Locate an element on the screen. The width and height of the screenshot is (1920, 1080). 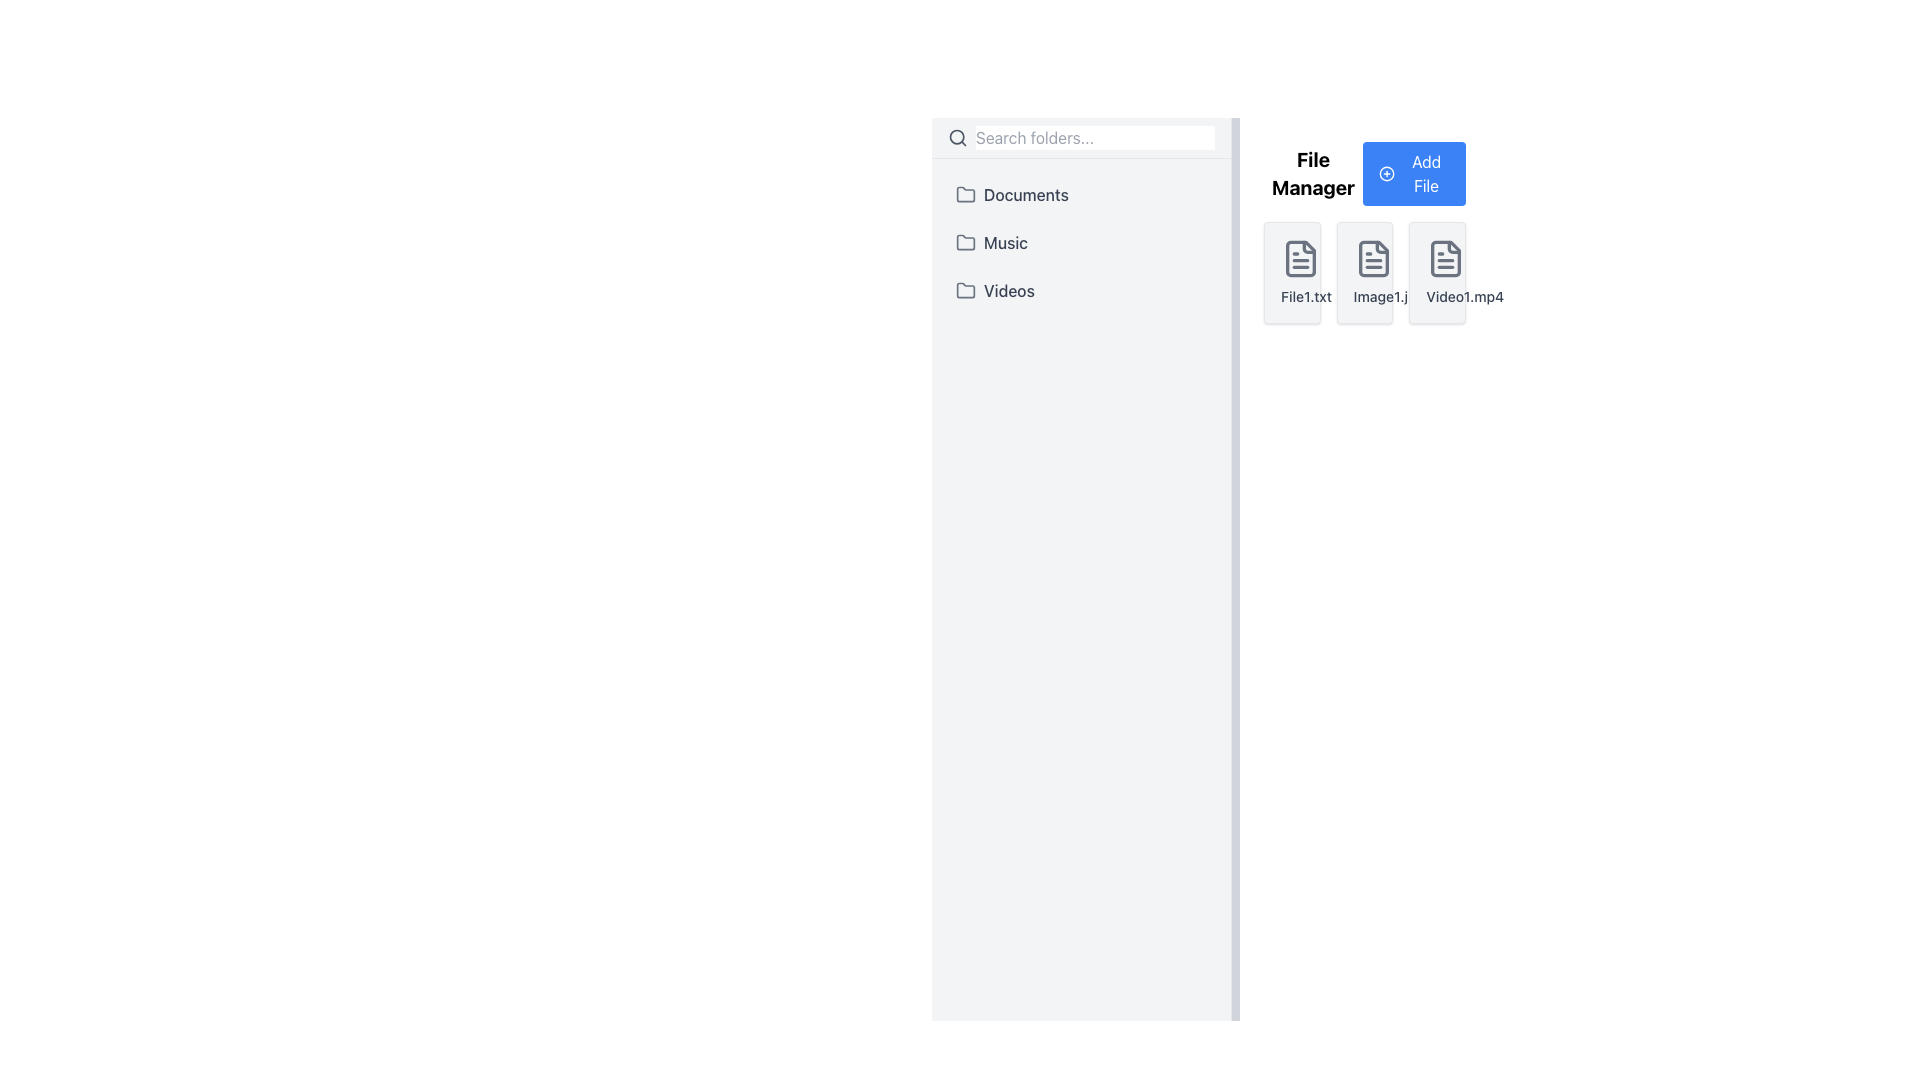
the document file icon shape, which visually represents the body of a document file, located in the second position among three file icons on the right side of the interface is located at coordinates (1372, 257).